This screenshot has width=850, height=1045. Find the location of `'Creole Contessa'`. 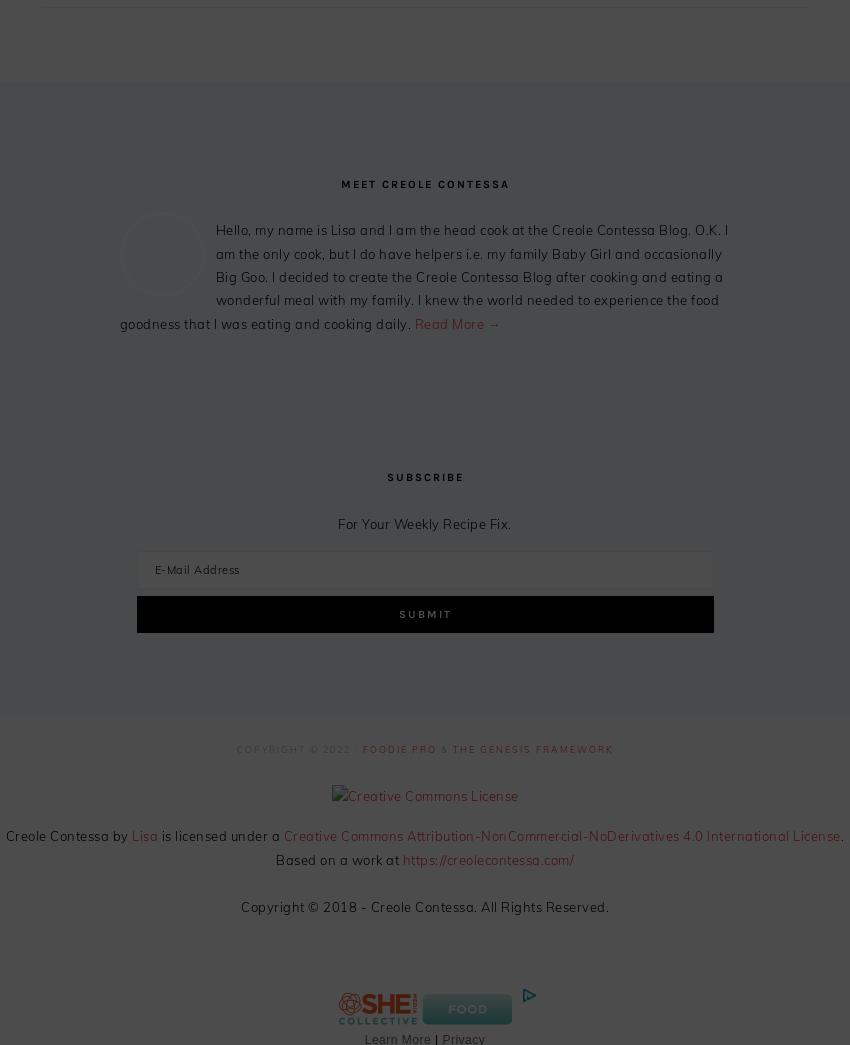

'Creole Contessa' is located at coordinates (57, 835).